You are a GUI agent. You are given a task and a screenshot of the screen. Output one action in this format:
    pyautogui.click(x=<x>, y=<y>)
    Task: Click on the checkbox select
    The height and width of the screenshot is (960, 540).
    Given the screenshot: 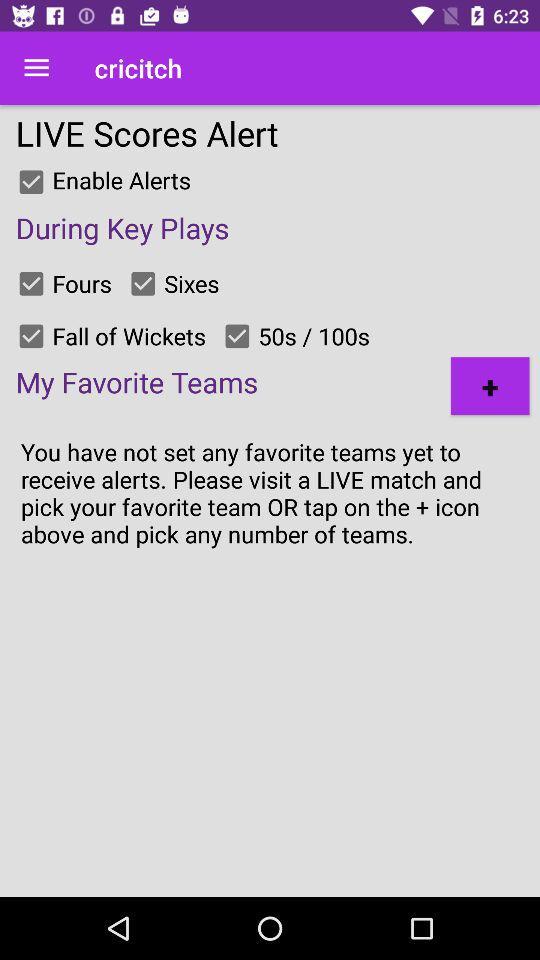 What is the action you would take?
    pyautogui.click(x=30, y=182)
    